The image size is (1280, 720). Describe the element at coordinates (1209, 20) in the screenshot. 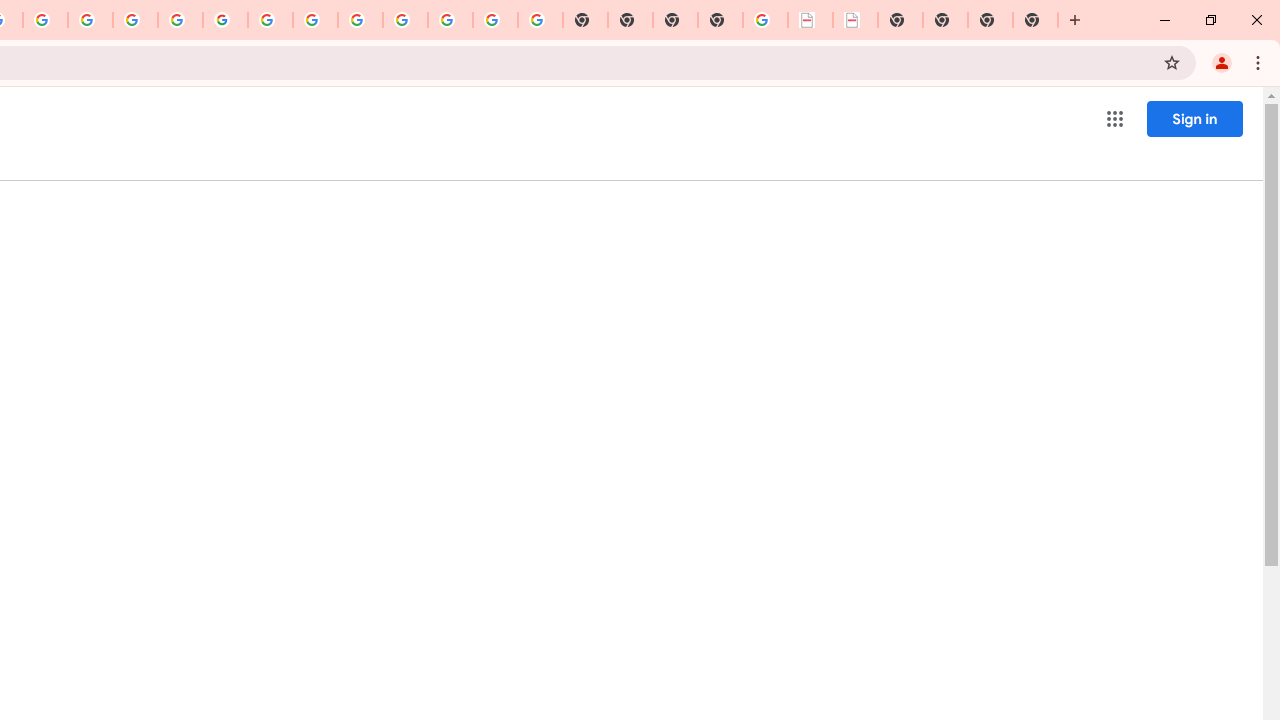

I see `'Restore'` at that location.